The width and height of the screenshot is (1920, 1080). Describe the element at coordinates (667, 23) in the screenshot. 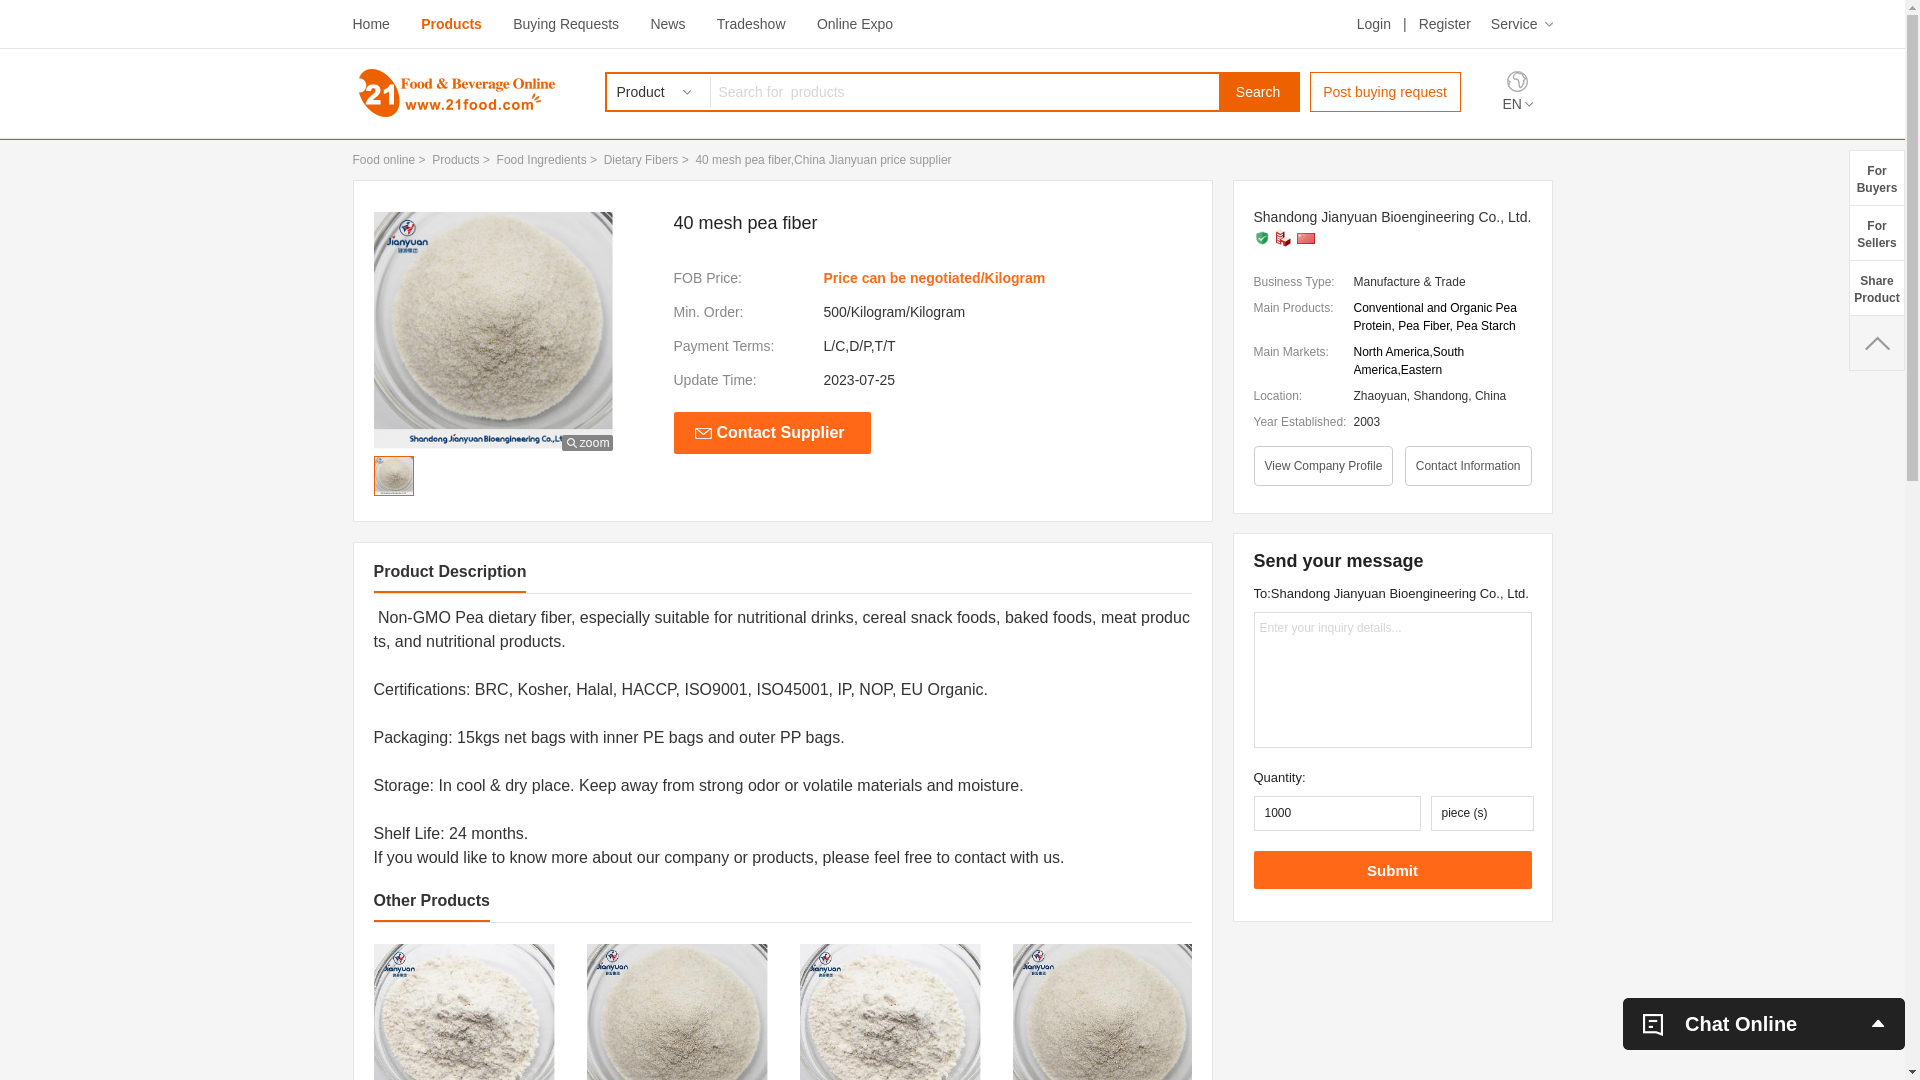

I see `'News'` at that location.